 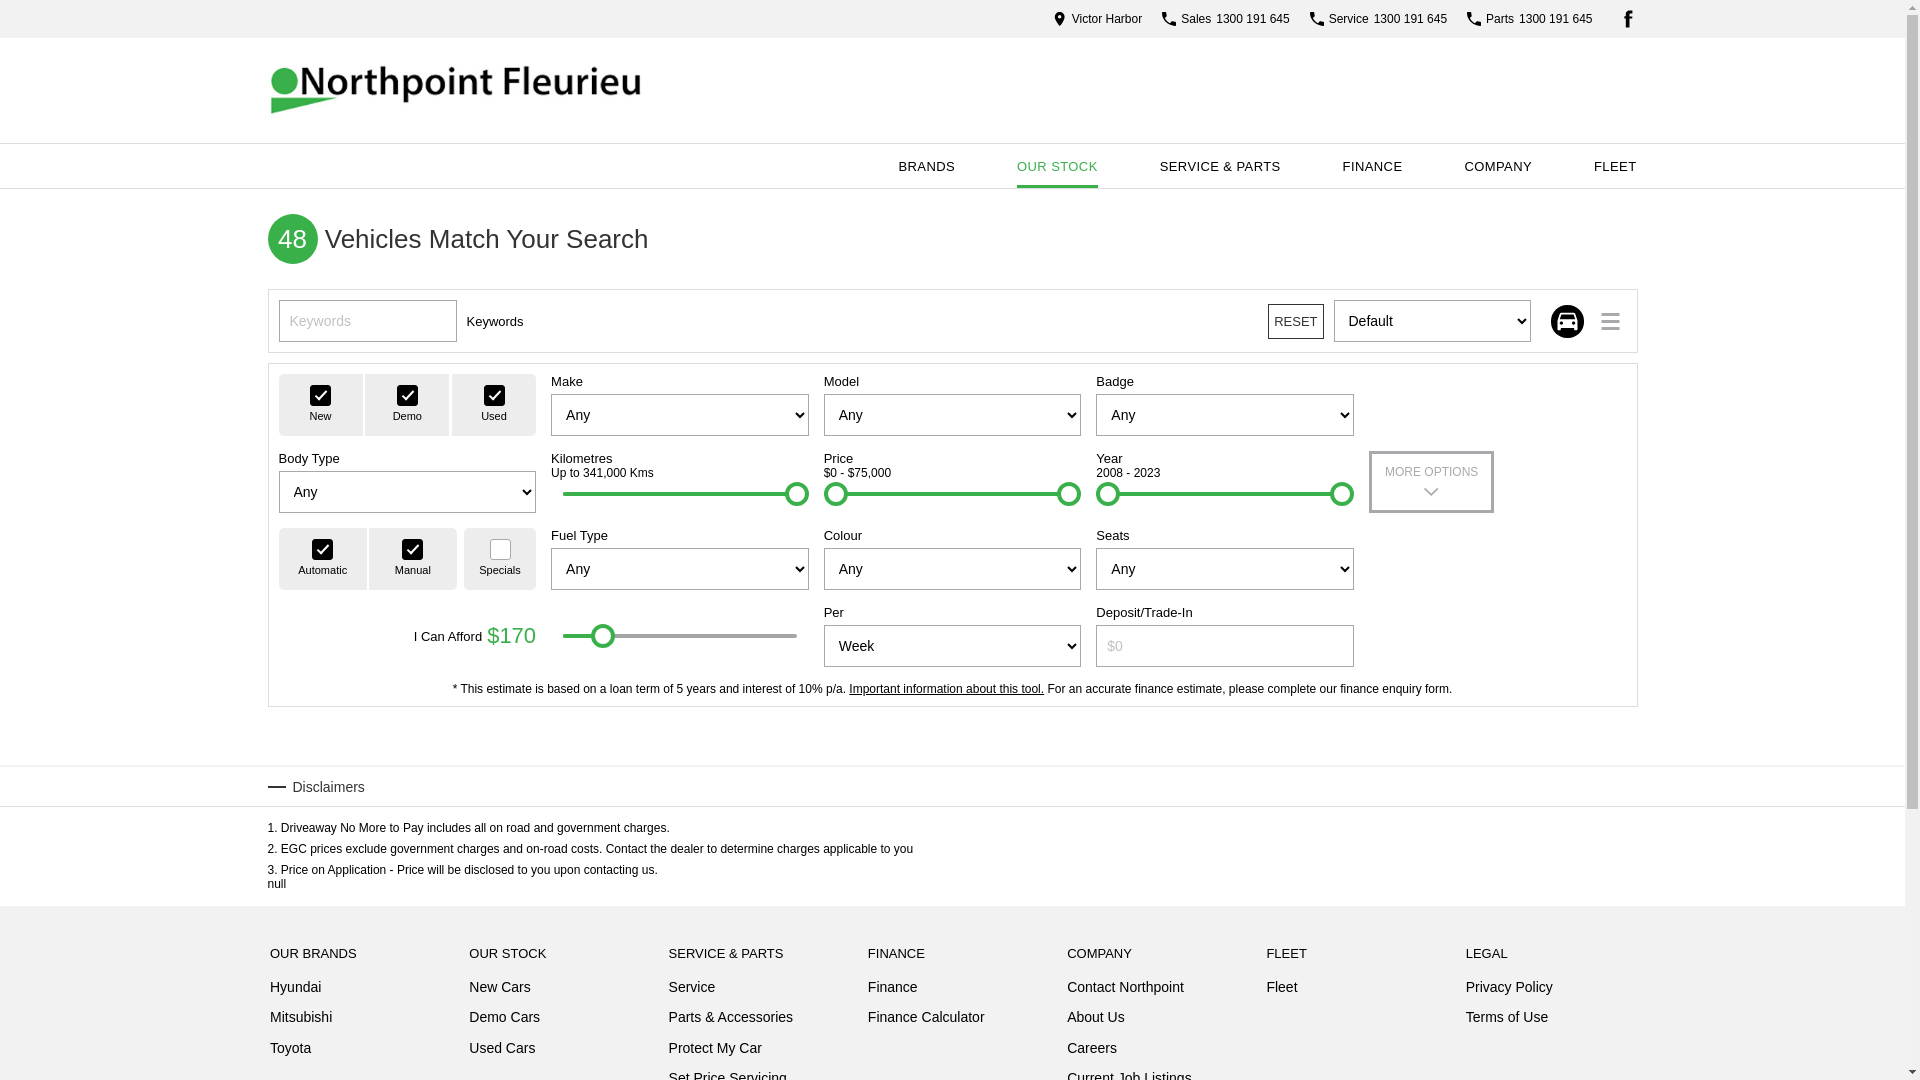 What do you see at coordinates (715, 1051) in the screenshot?
I see `'Protect My Car'` at bounding box center [715, 1051].